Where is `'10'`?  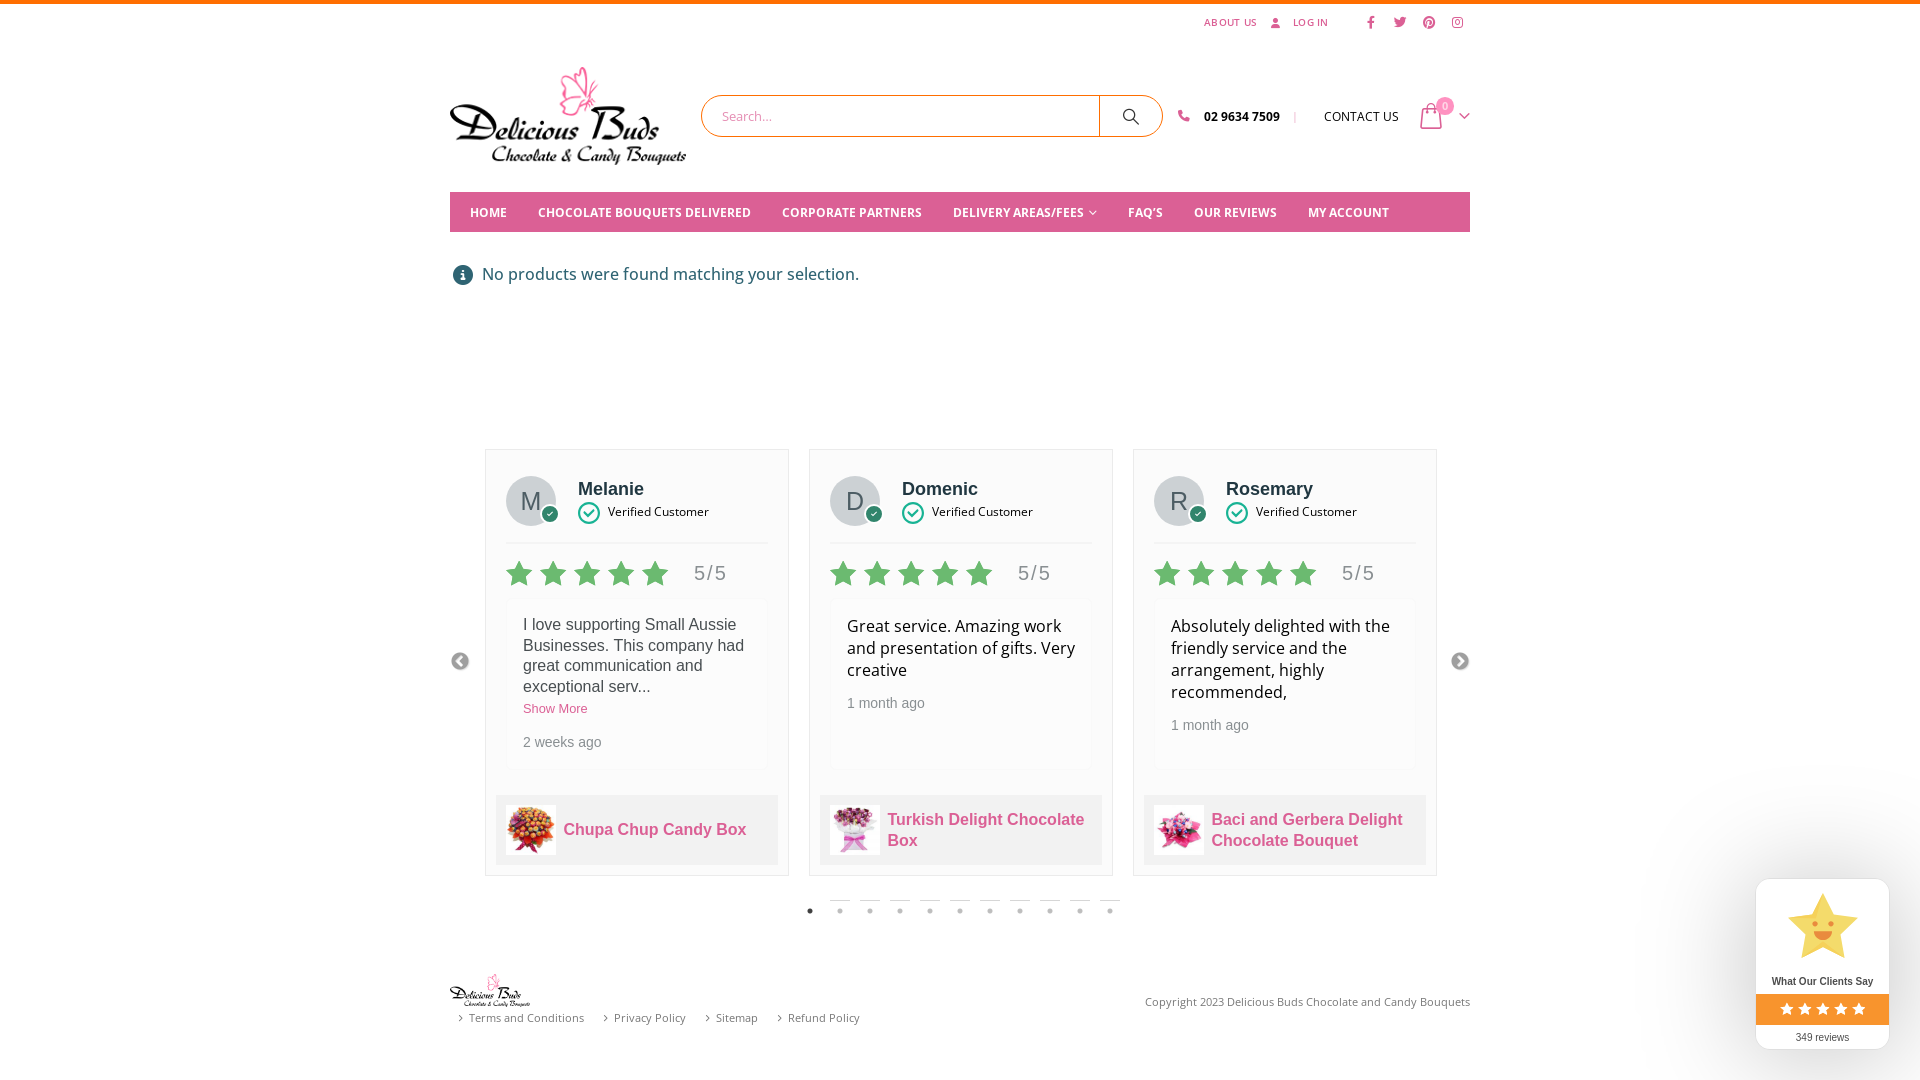 '10' is located at coordinates (1079, 910).